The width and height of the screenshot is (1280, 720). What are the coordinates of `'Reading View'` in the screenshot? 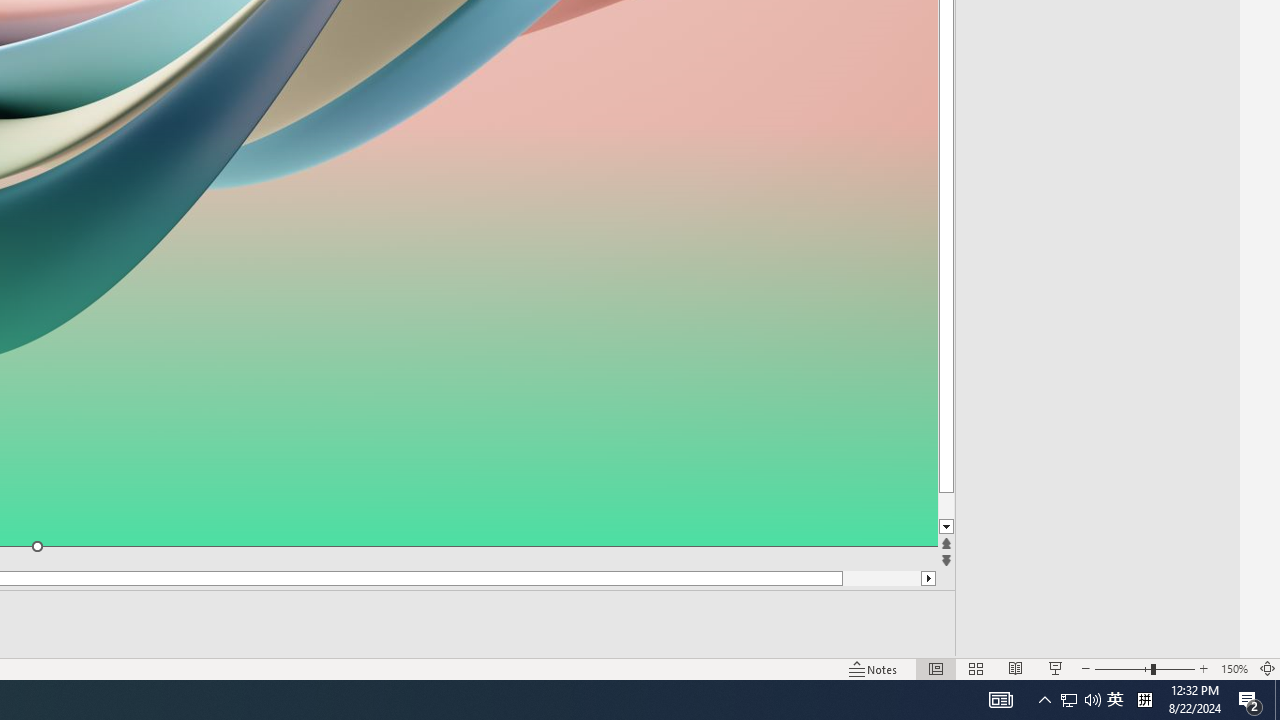 It's located at (1015, 669).